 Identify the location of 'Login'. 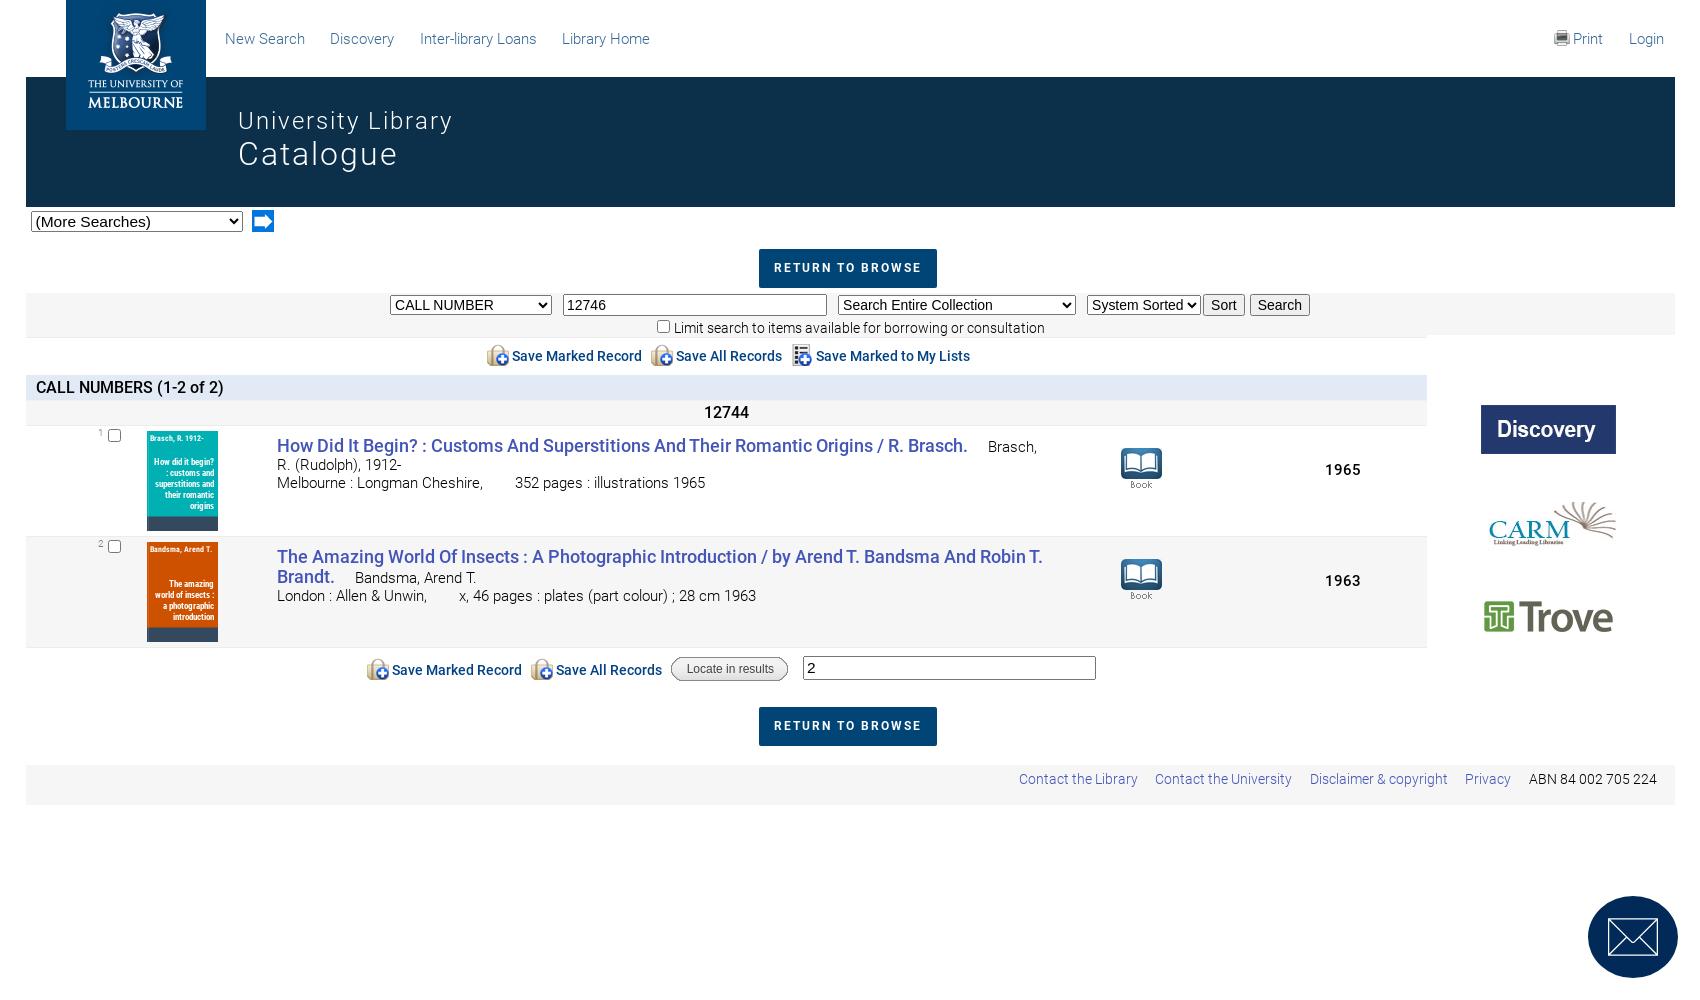
(1644, 39).